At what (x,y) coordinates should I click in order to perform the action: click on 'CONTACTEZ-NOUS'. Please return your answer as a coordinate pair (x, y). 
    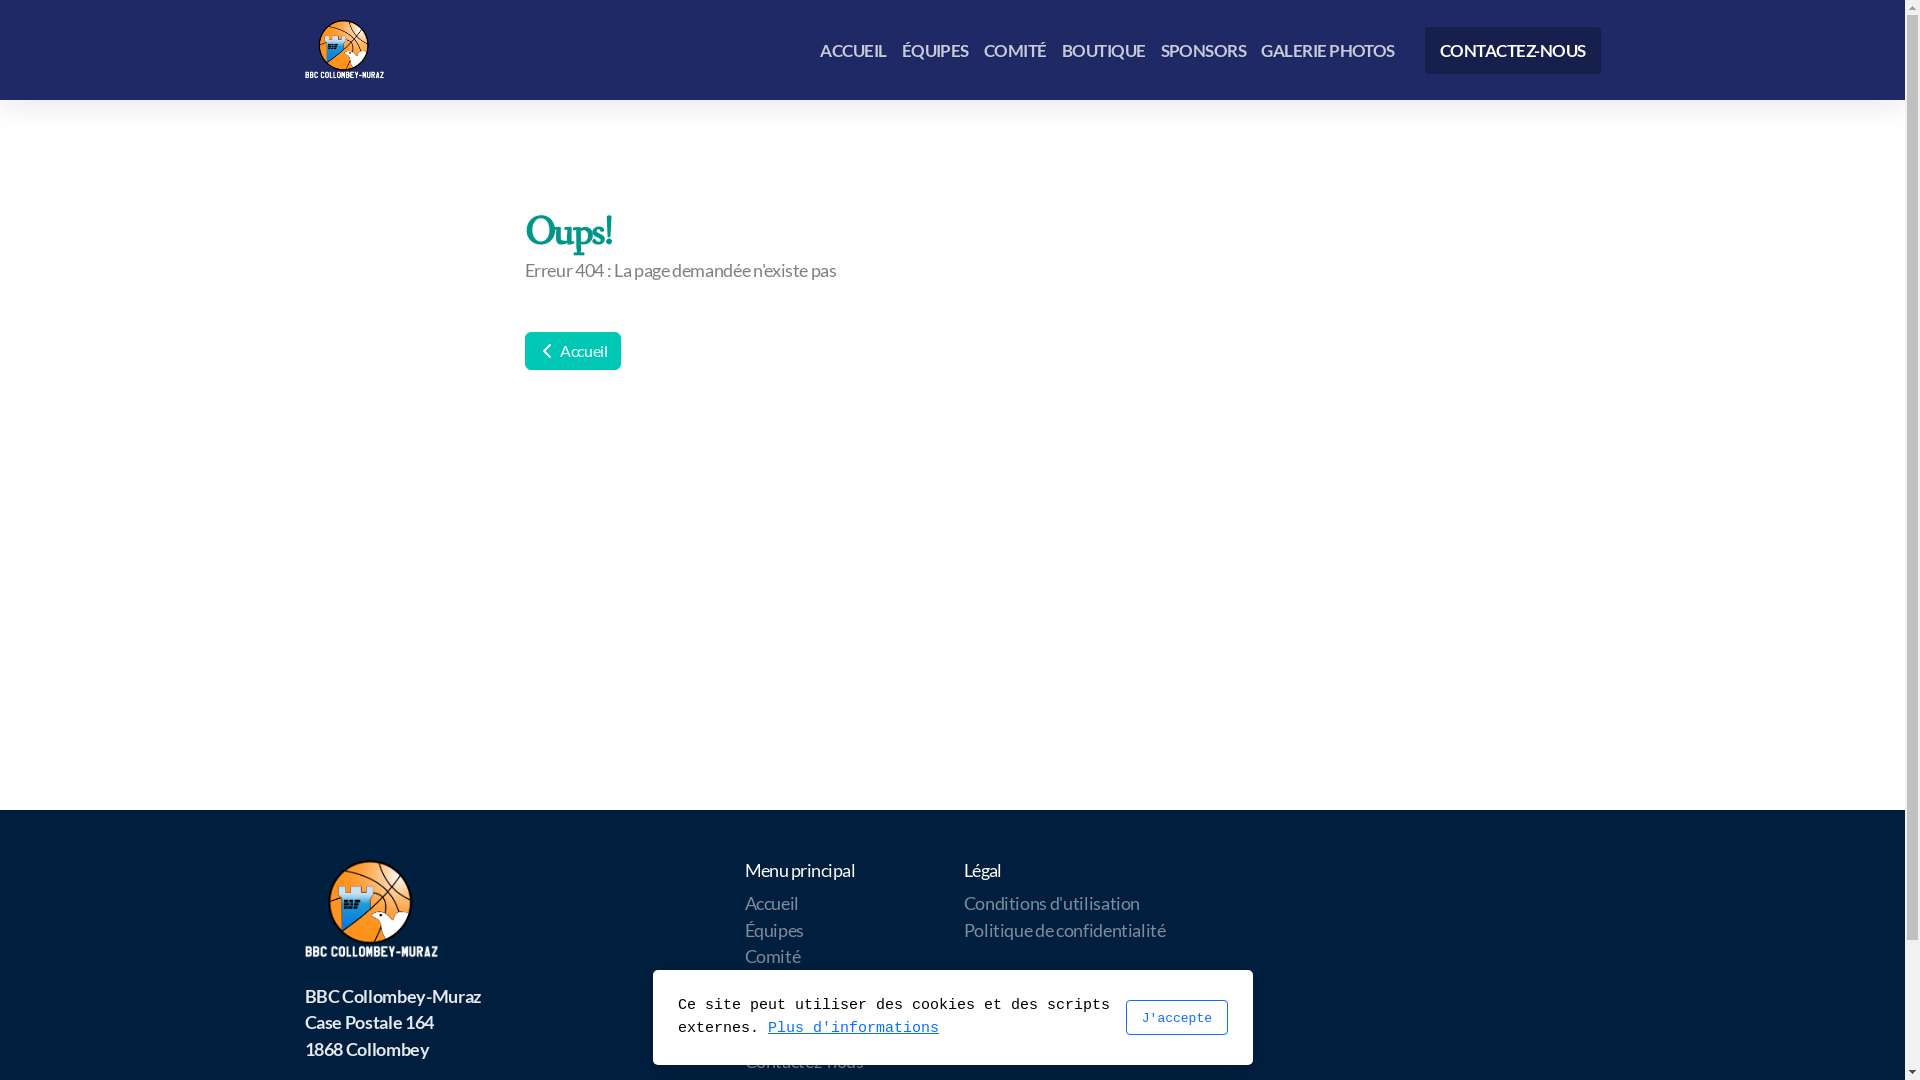
    Looking at the image, I should click on (1512, 48).